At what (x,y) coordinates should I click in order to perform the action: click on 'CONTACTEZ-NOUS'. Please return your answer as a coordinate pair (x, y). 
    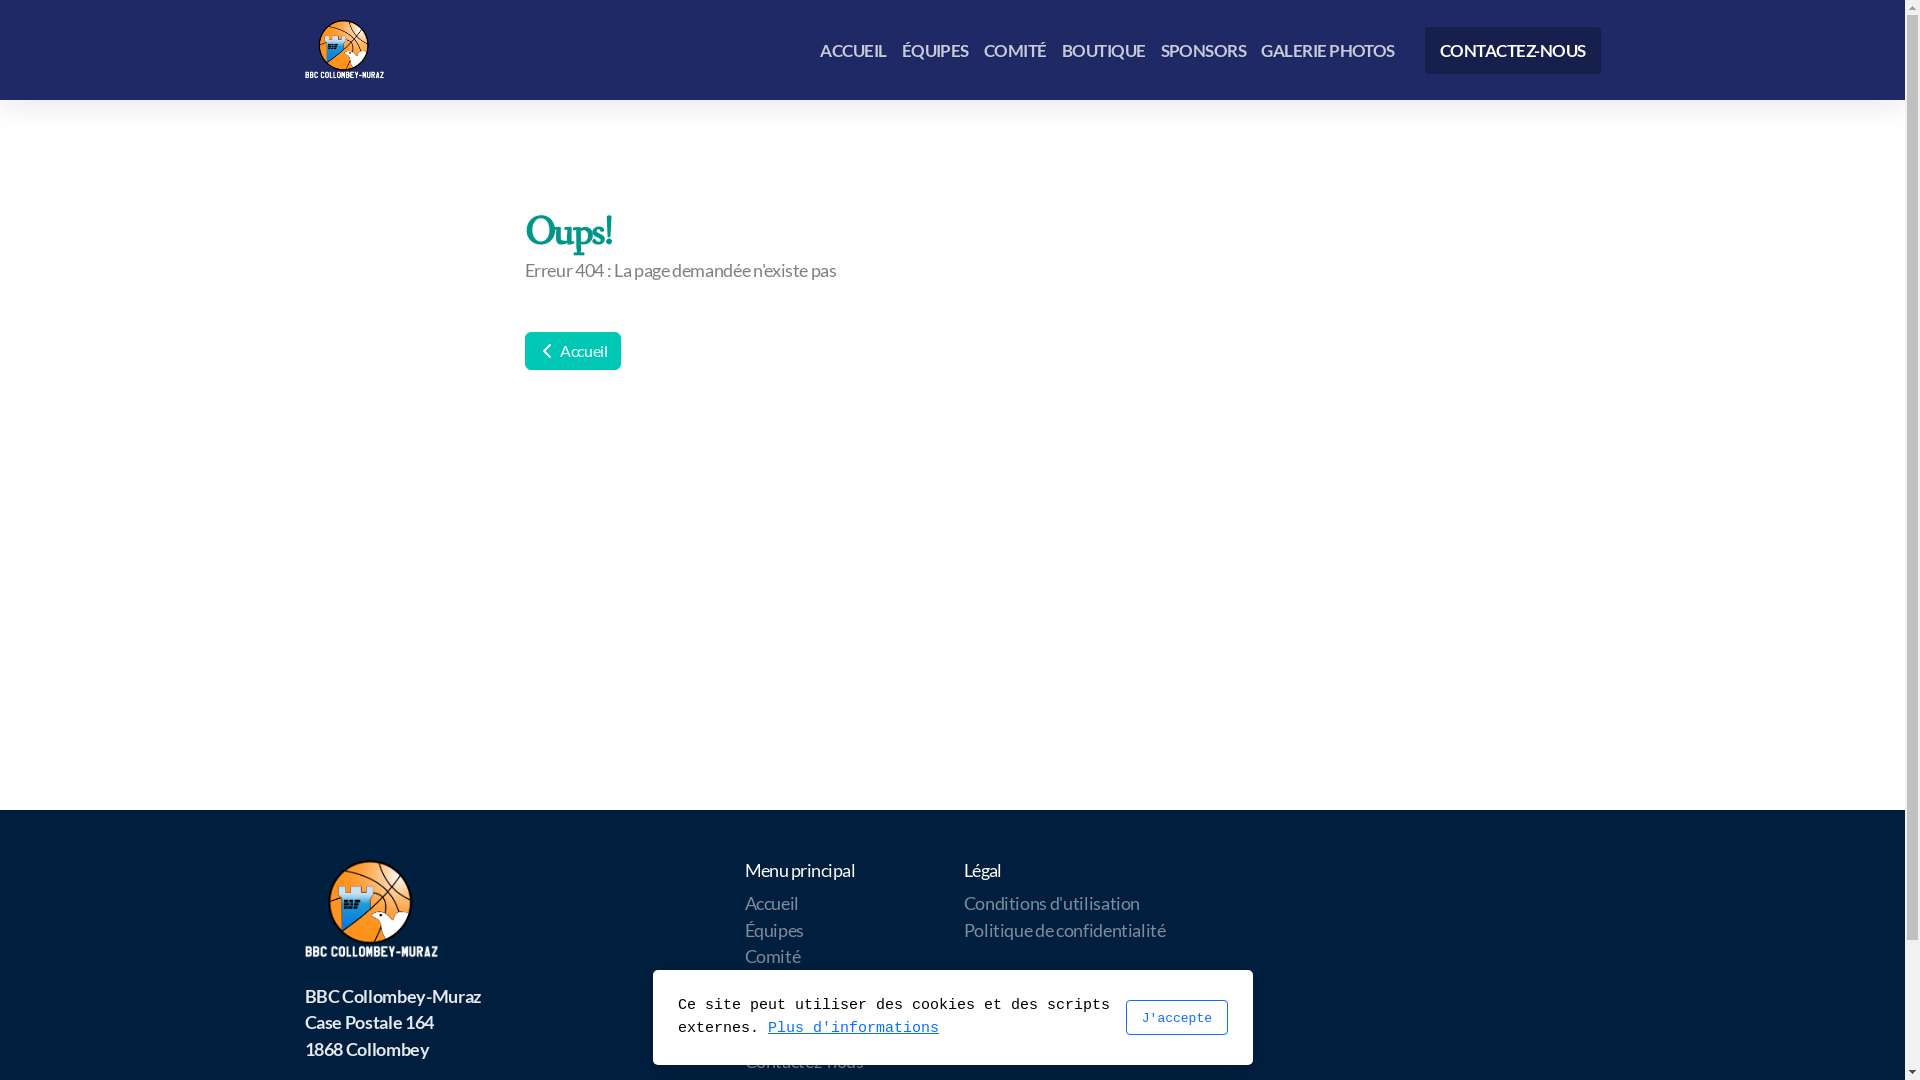
    Looking at the image, I should click on (1512, 48).